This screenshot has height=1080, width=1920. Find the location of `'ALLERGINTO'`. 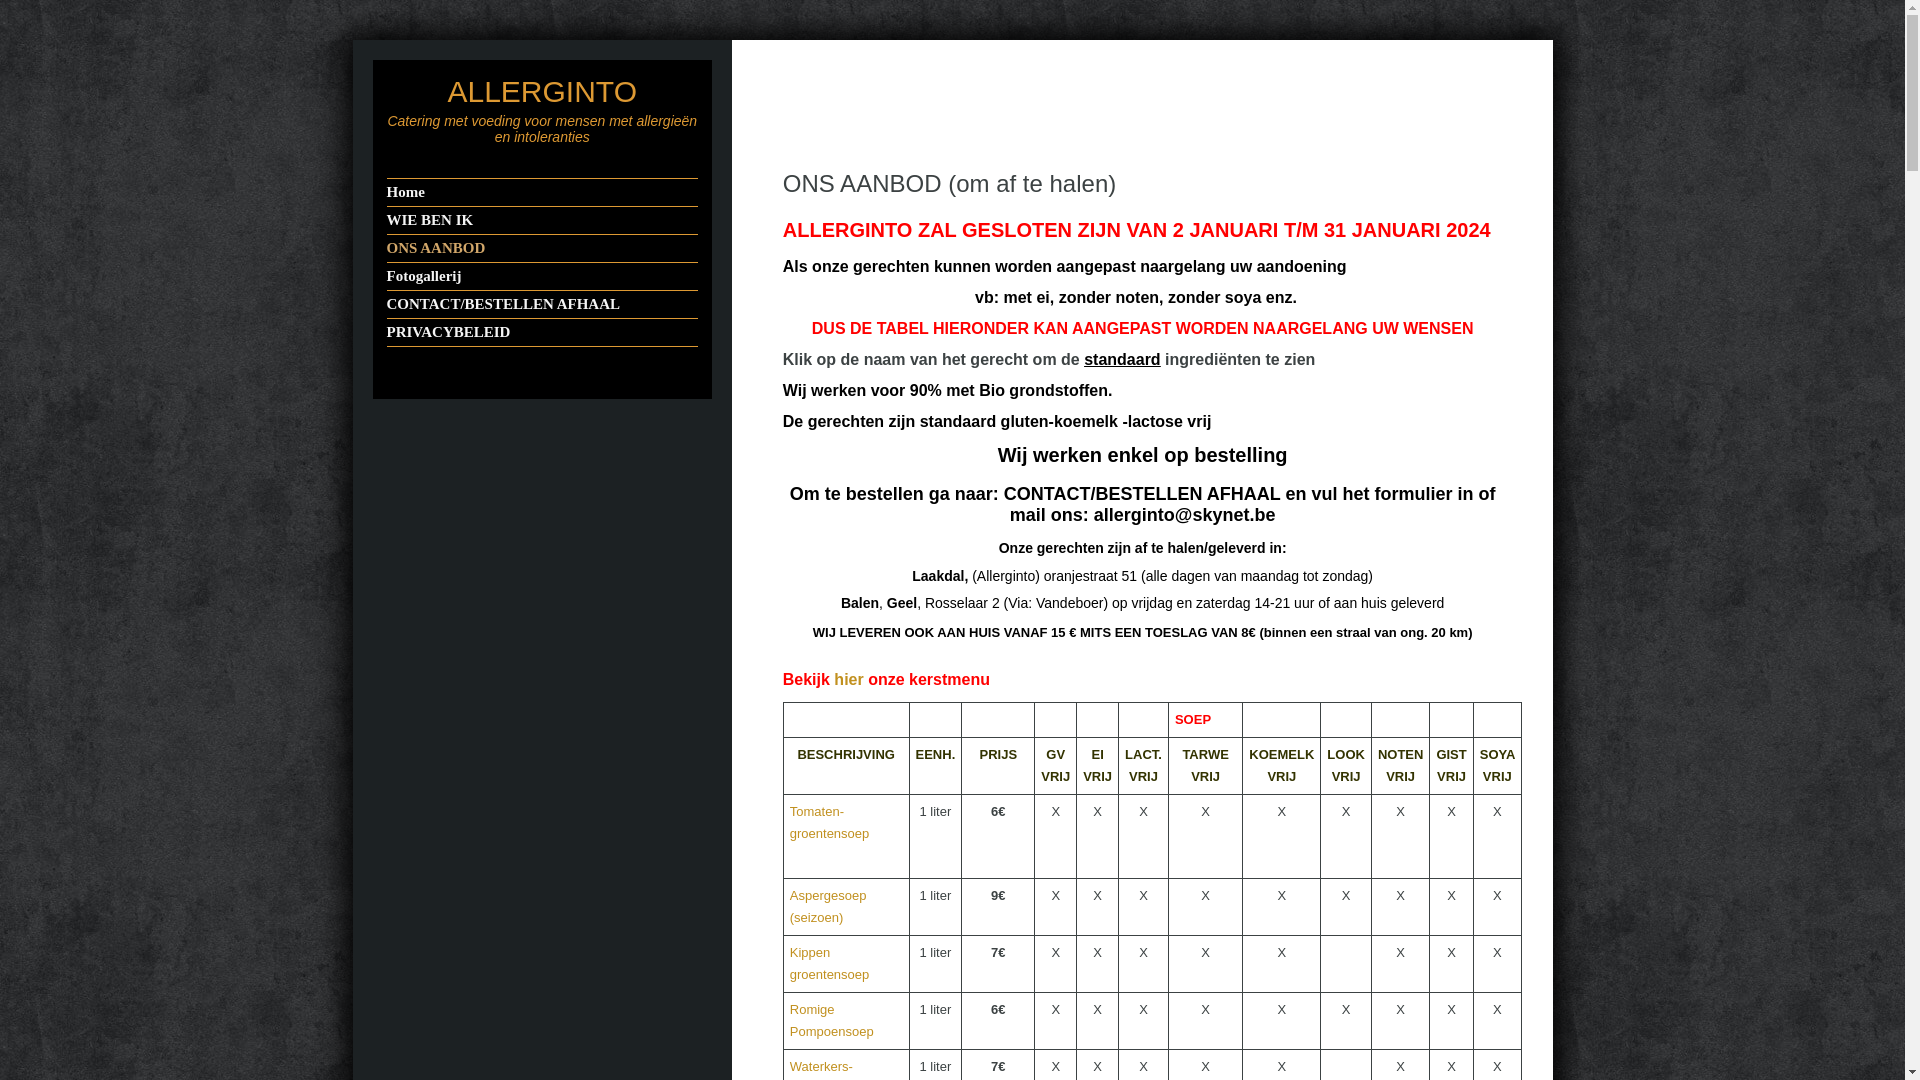

'ALLERGINTO' is located at coordinates (445, 91).